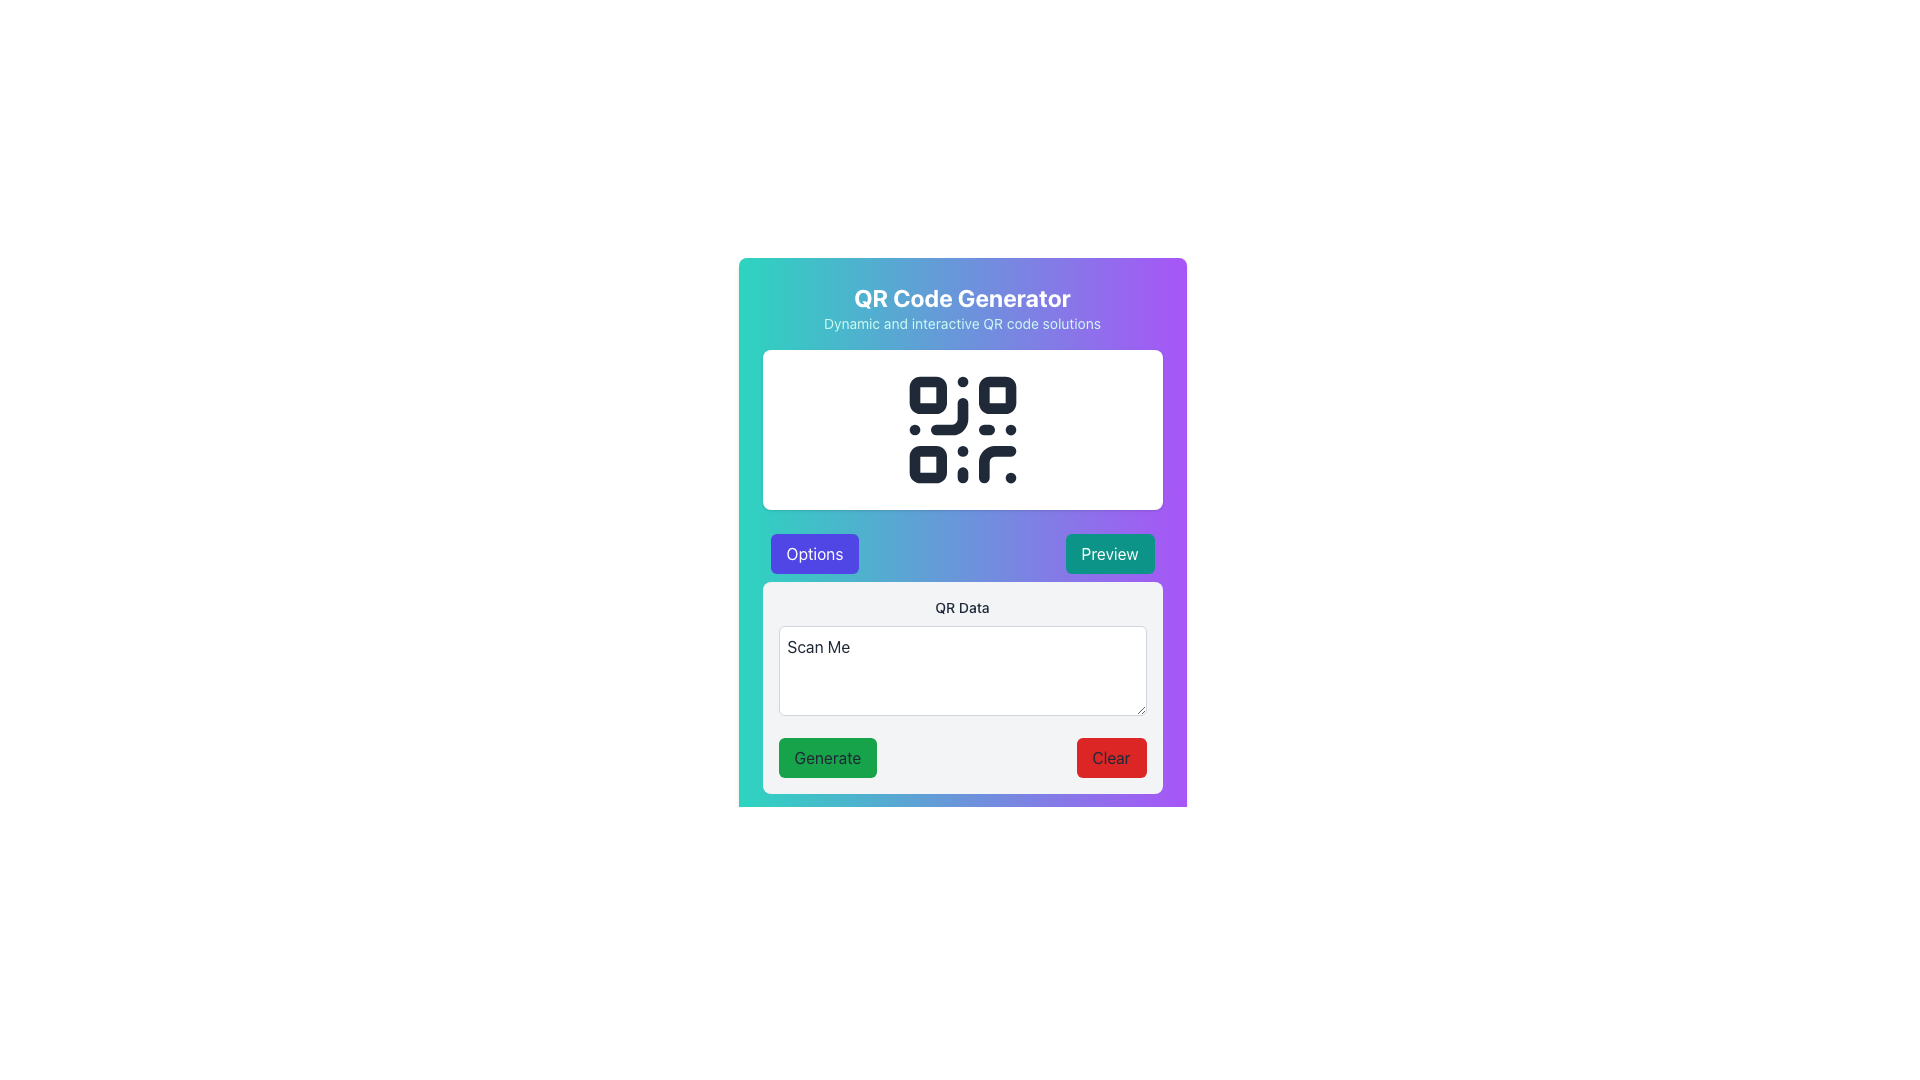 This screenshot has width=1920, height=1080. What do you see at coordinates (948, 415) in the screenshot?
I see `the decorative element within the QR code layout, which is positioned in the center of the display` at bounding box center [948, 415].